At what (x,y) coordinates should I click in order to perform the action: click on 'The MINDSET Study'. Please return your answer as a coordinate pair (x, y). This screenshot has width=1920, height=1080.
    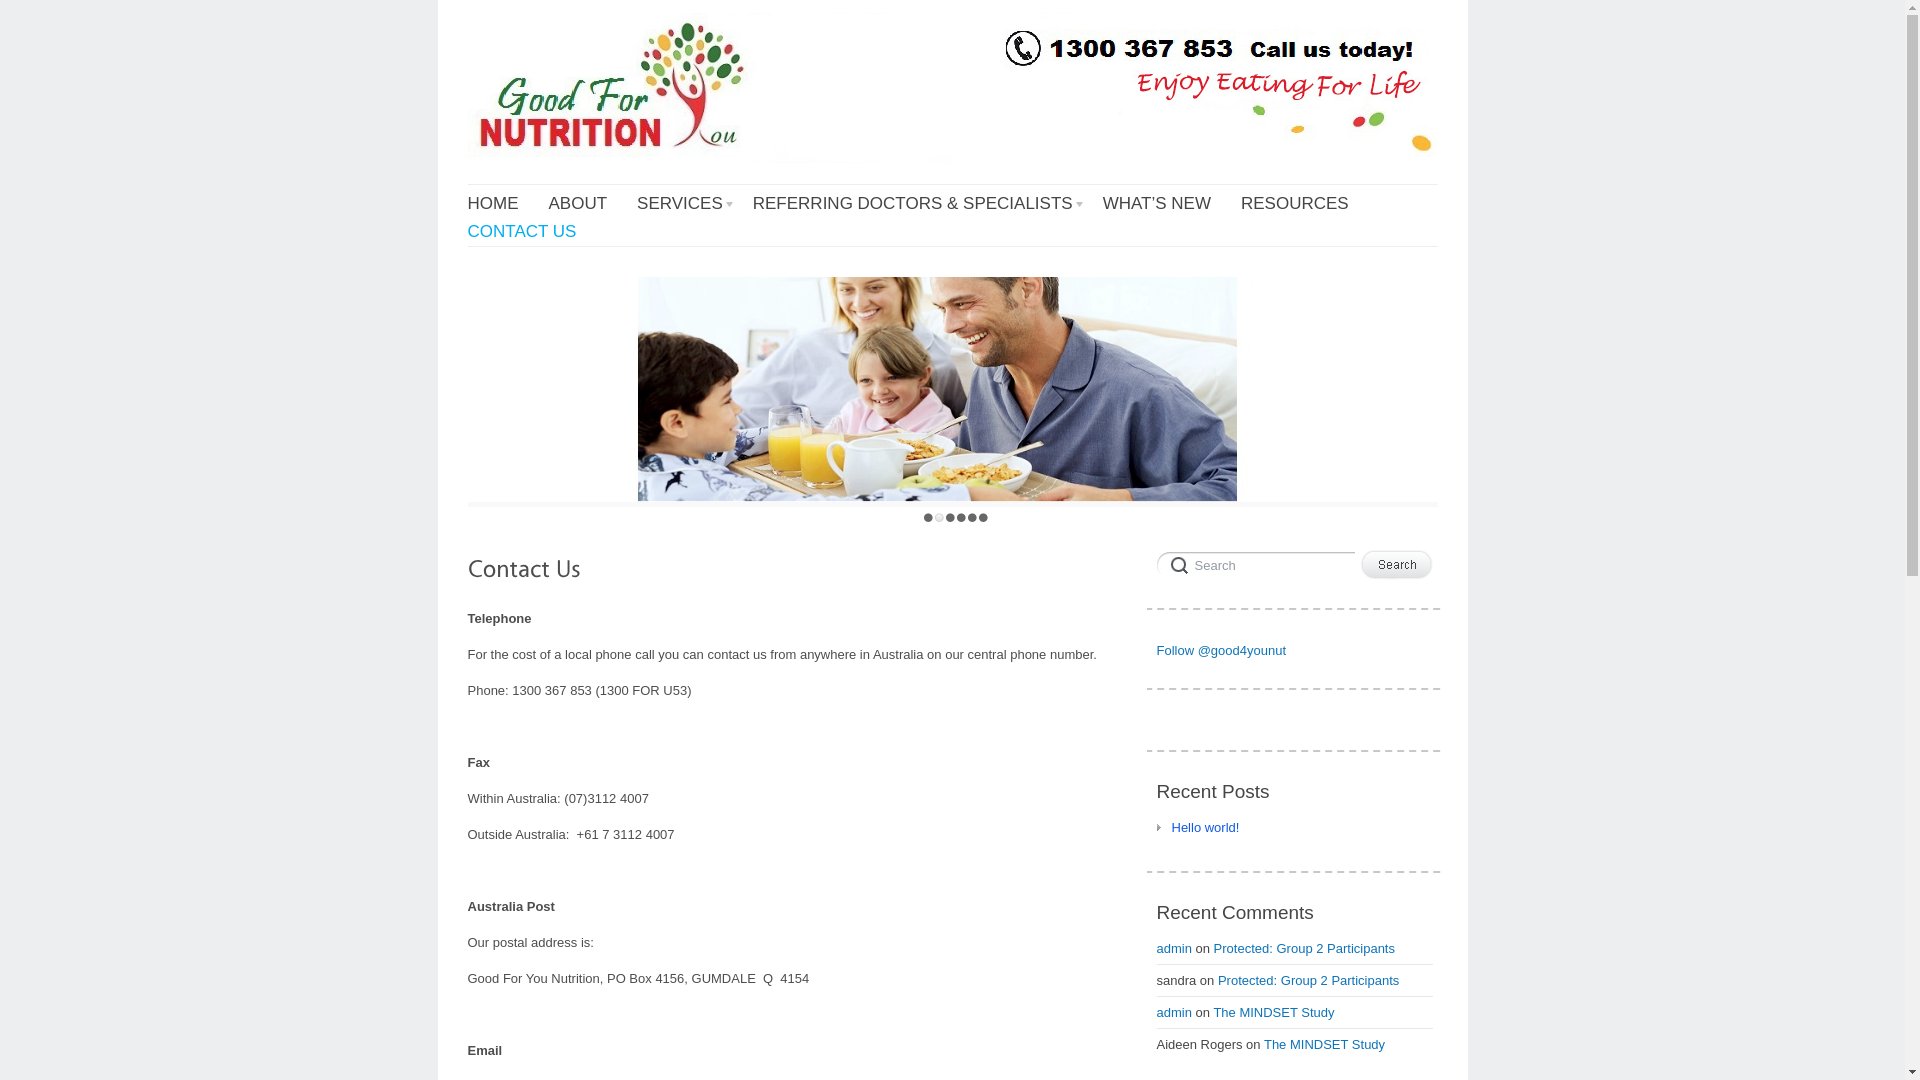
    Looking at the image, I should click on (1272, 1012).